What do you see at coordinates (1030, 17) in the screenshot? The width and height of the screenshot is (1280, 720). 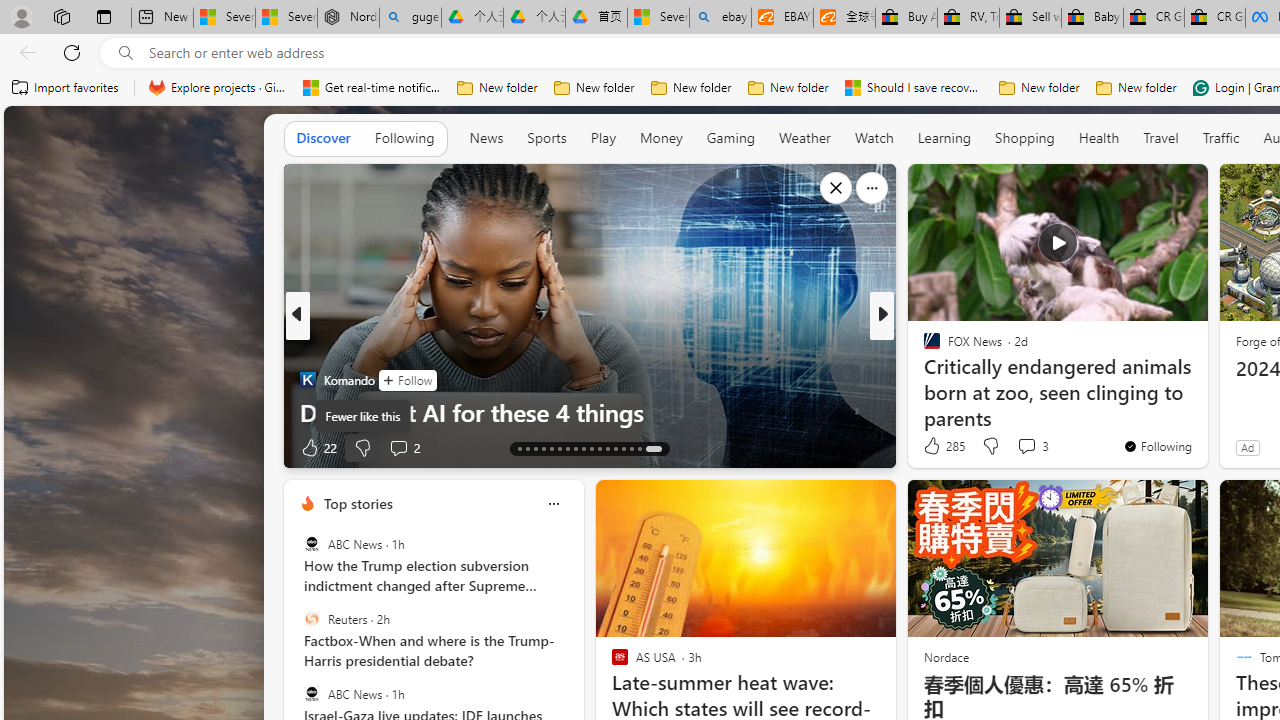 I see `'Sell worldwide with eBay'` at bounding box center [1030, 17].